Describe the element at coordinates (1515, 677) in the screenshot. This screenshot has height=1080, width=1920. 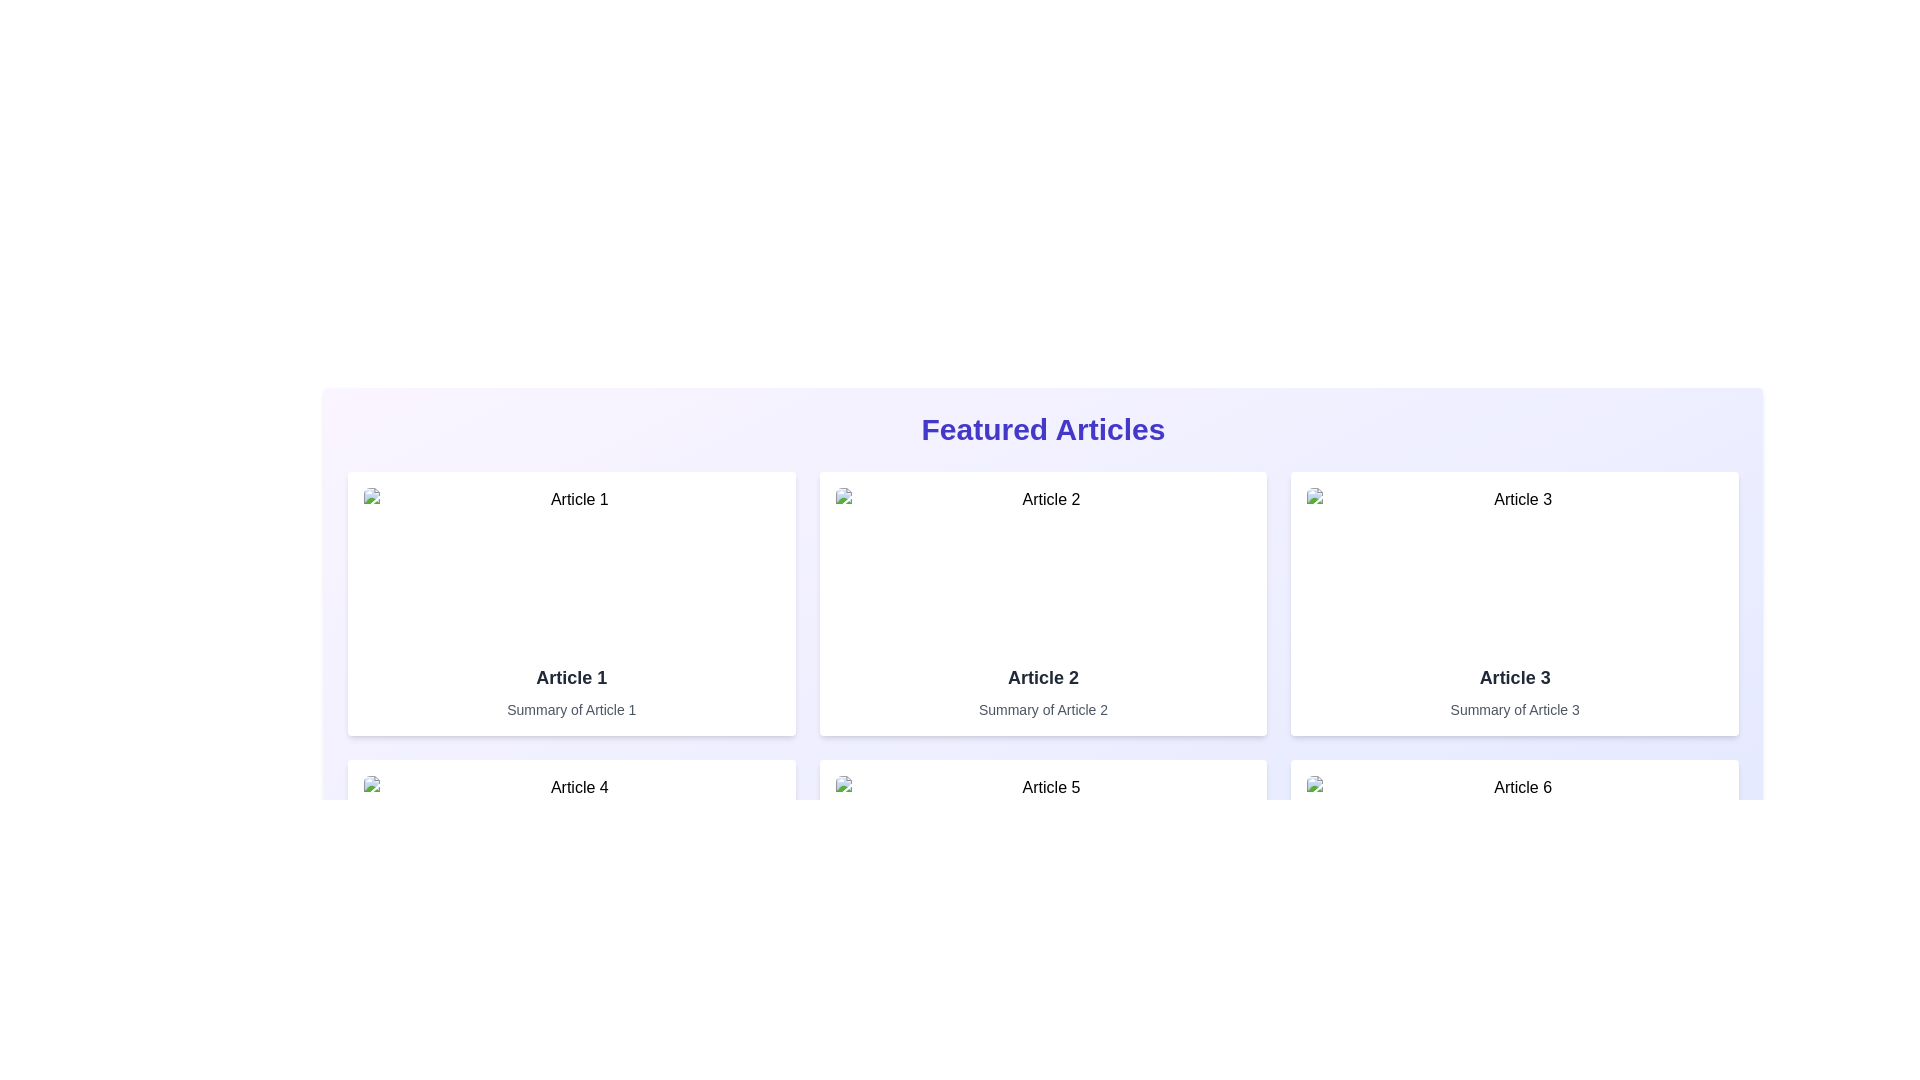
I see `text label for 'Article 3', which is a central bold label within a white card positioned in the top row of the grid layout, third column from the left` at that location.